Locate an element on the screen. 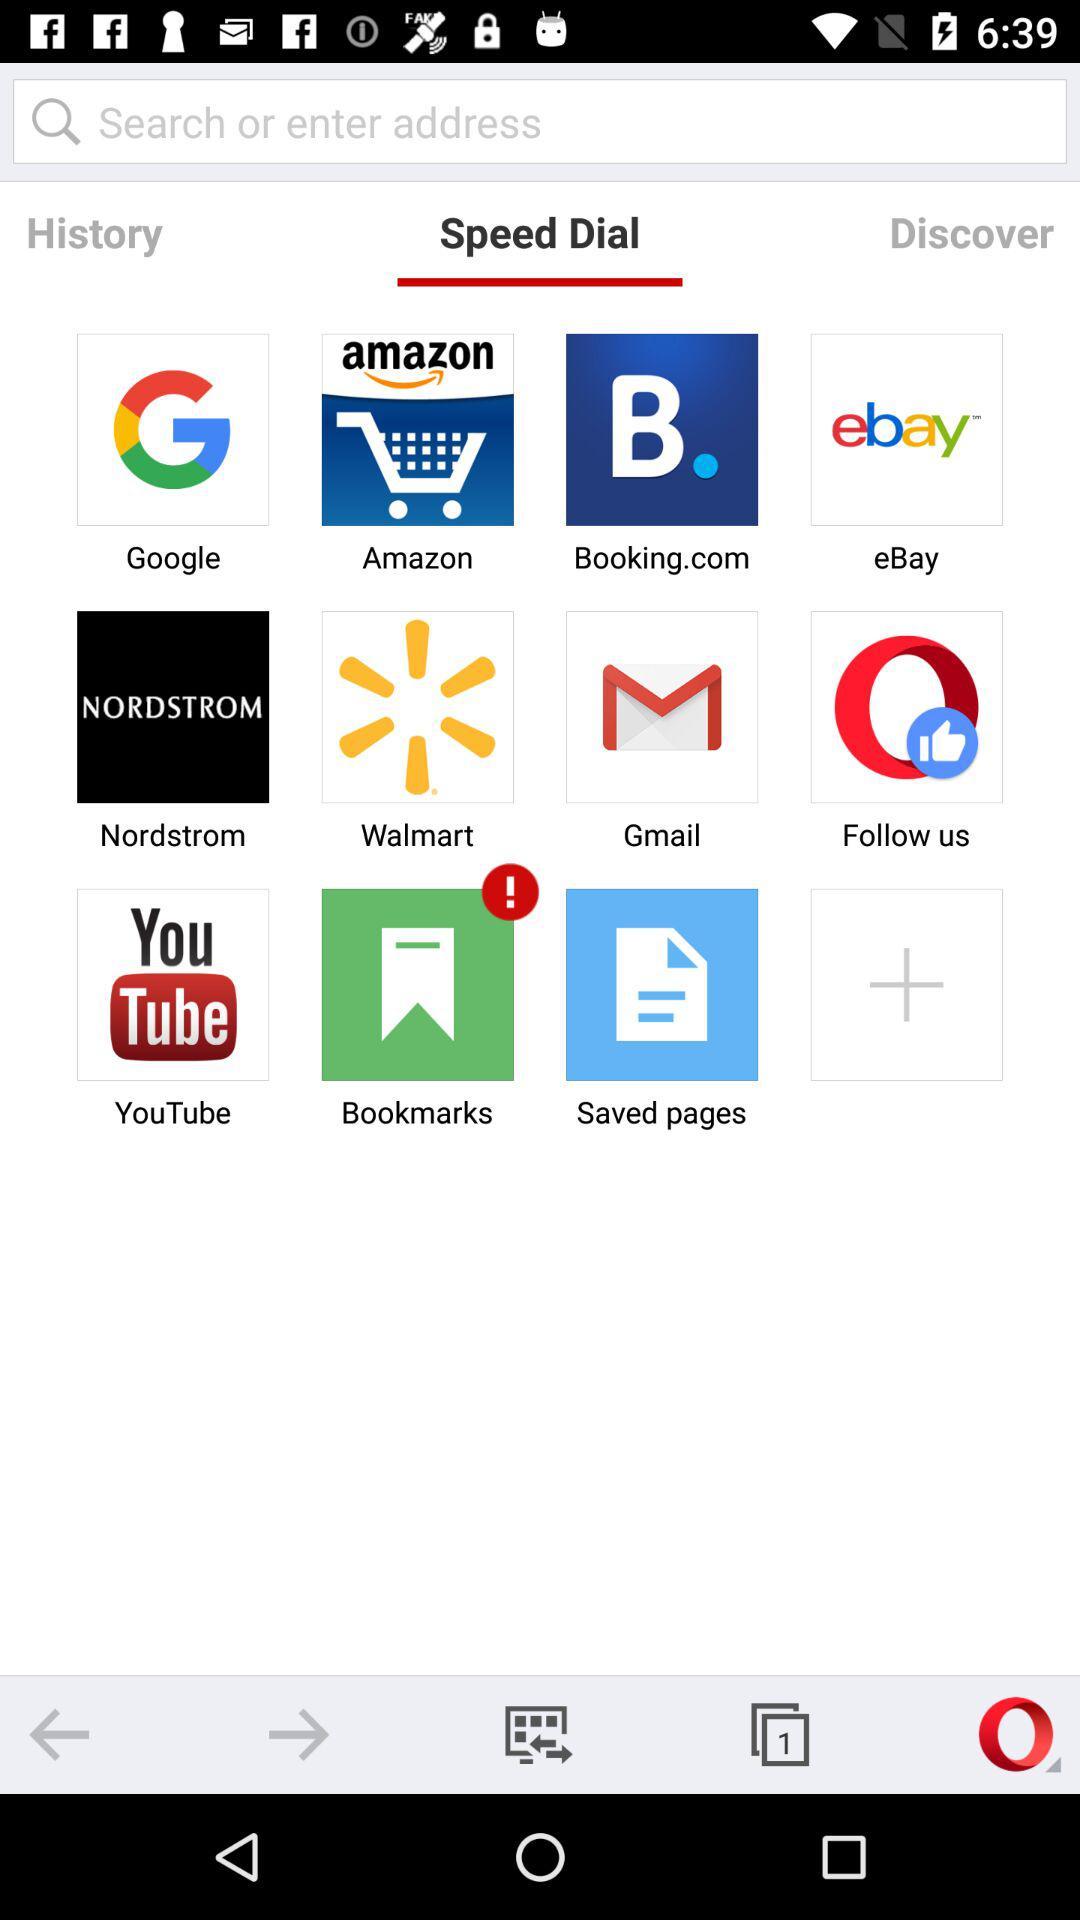 The height and width of the screenshot is (1920, 1080). the discover icon is located at coordinates (970, 231).